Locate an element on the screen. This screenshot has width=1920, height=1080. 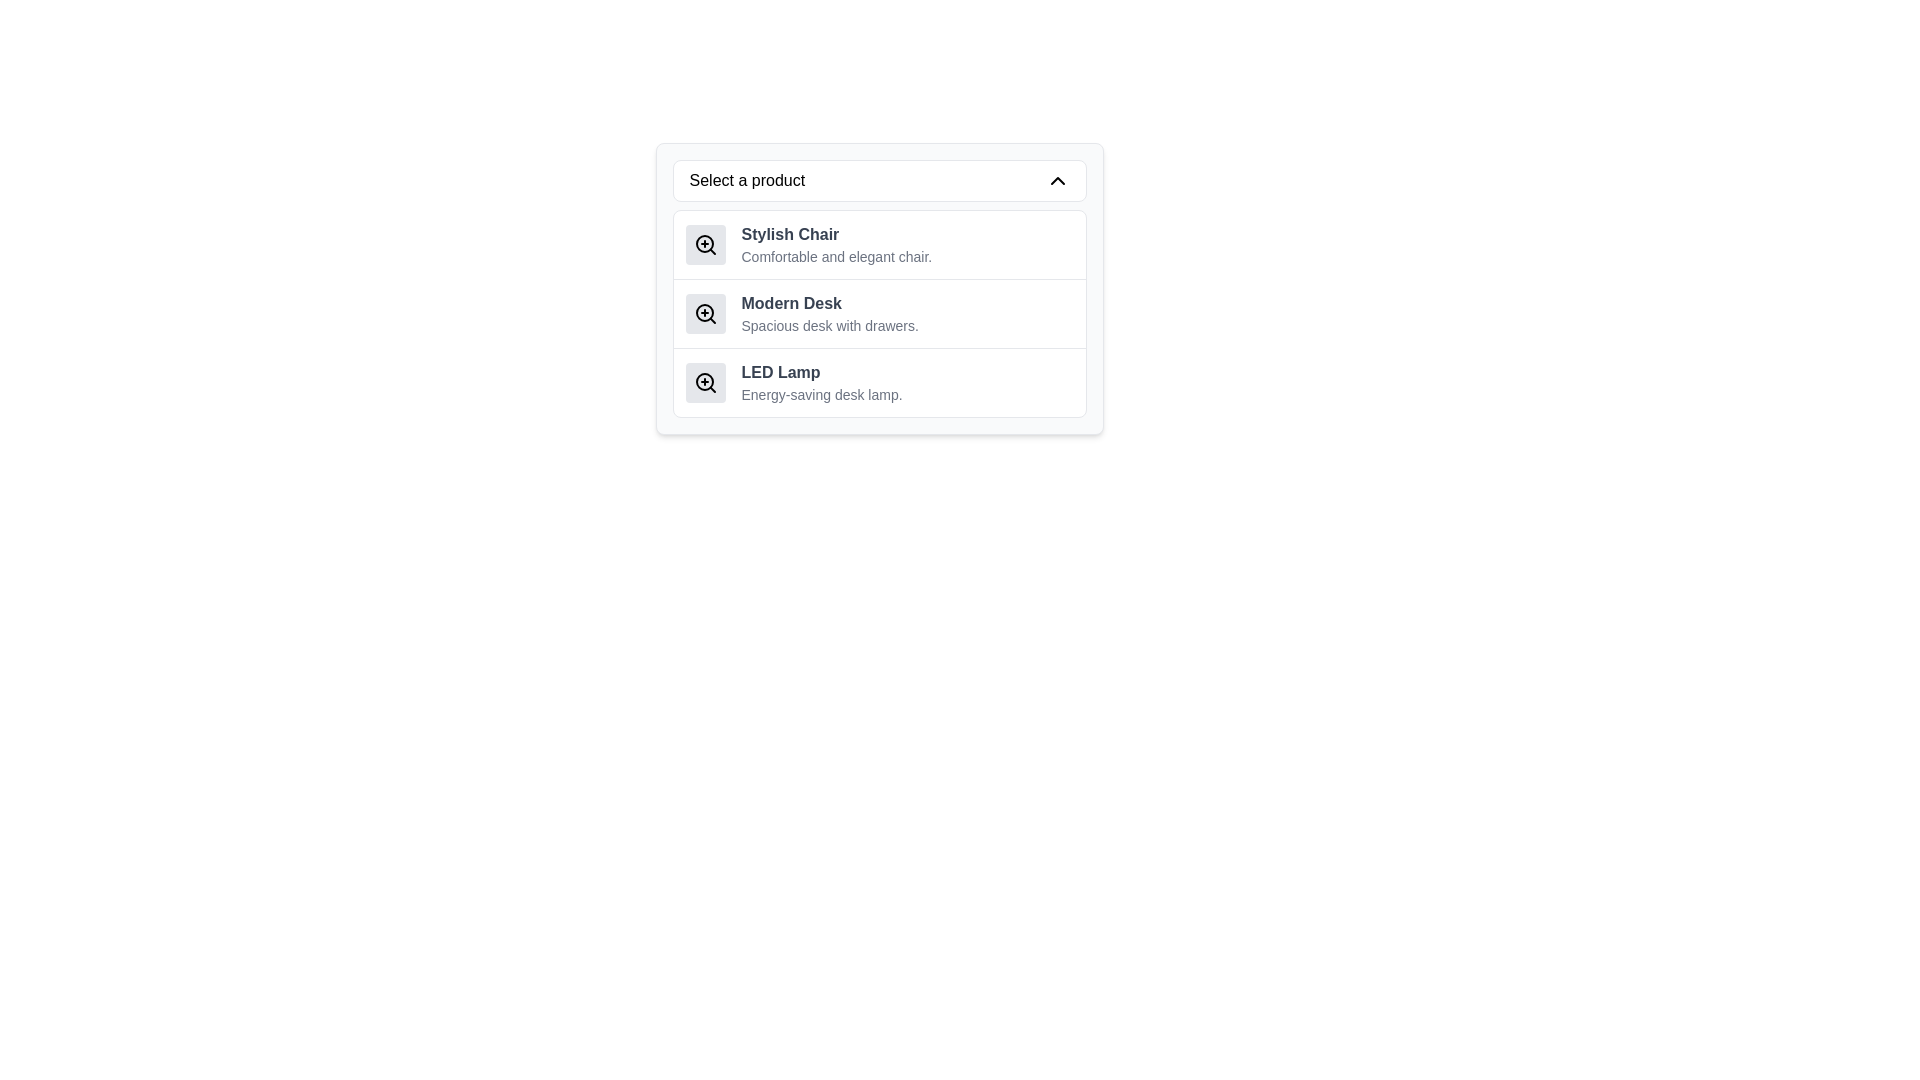
the third product listing item under 'Select a product.' which contains a magnifying glass icon and the text 'LED Lamp' and 'Energy-saving desk lamp.' is located at coordinates (793, 382).